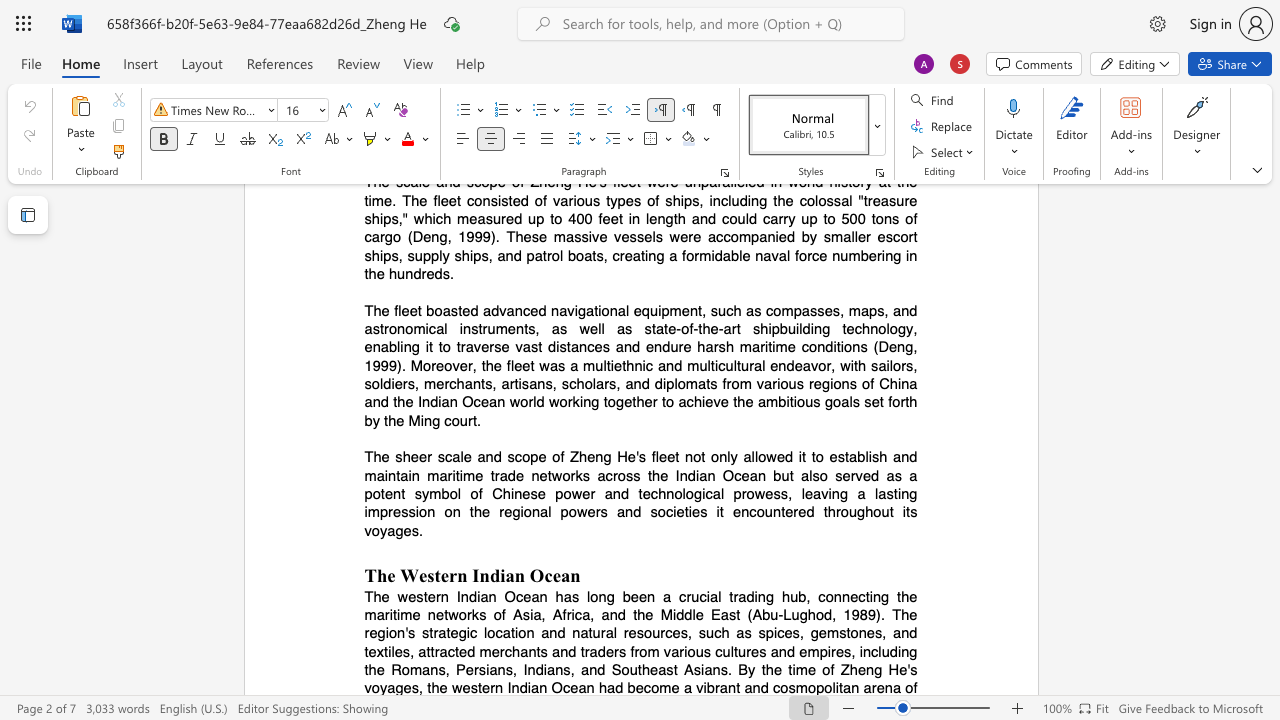 This screenshot has height=720, width=1280. I want to click on the subset text "ere" within the text "encountered", so click(784, 511).